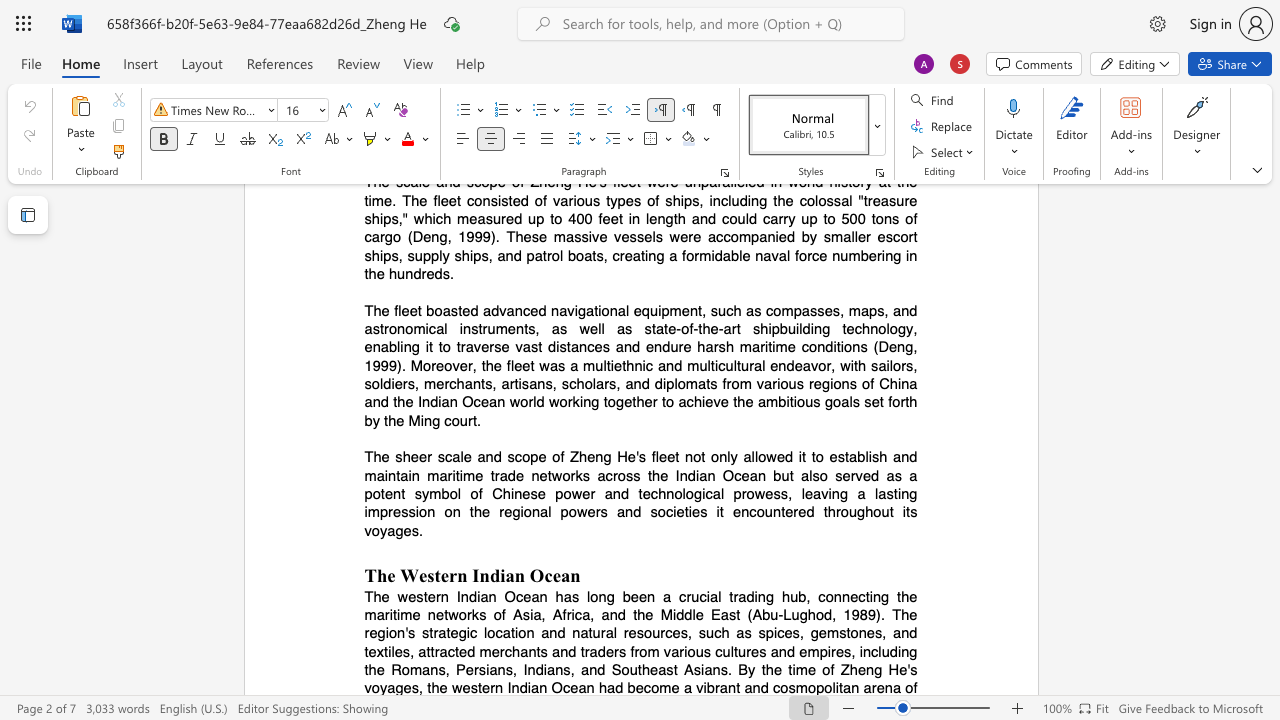 This screenshot has height=720, width=1280. I want to click on the subset text "ere" within the text "encountered", so click(784, 511).